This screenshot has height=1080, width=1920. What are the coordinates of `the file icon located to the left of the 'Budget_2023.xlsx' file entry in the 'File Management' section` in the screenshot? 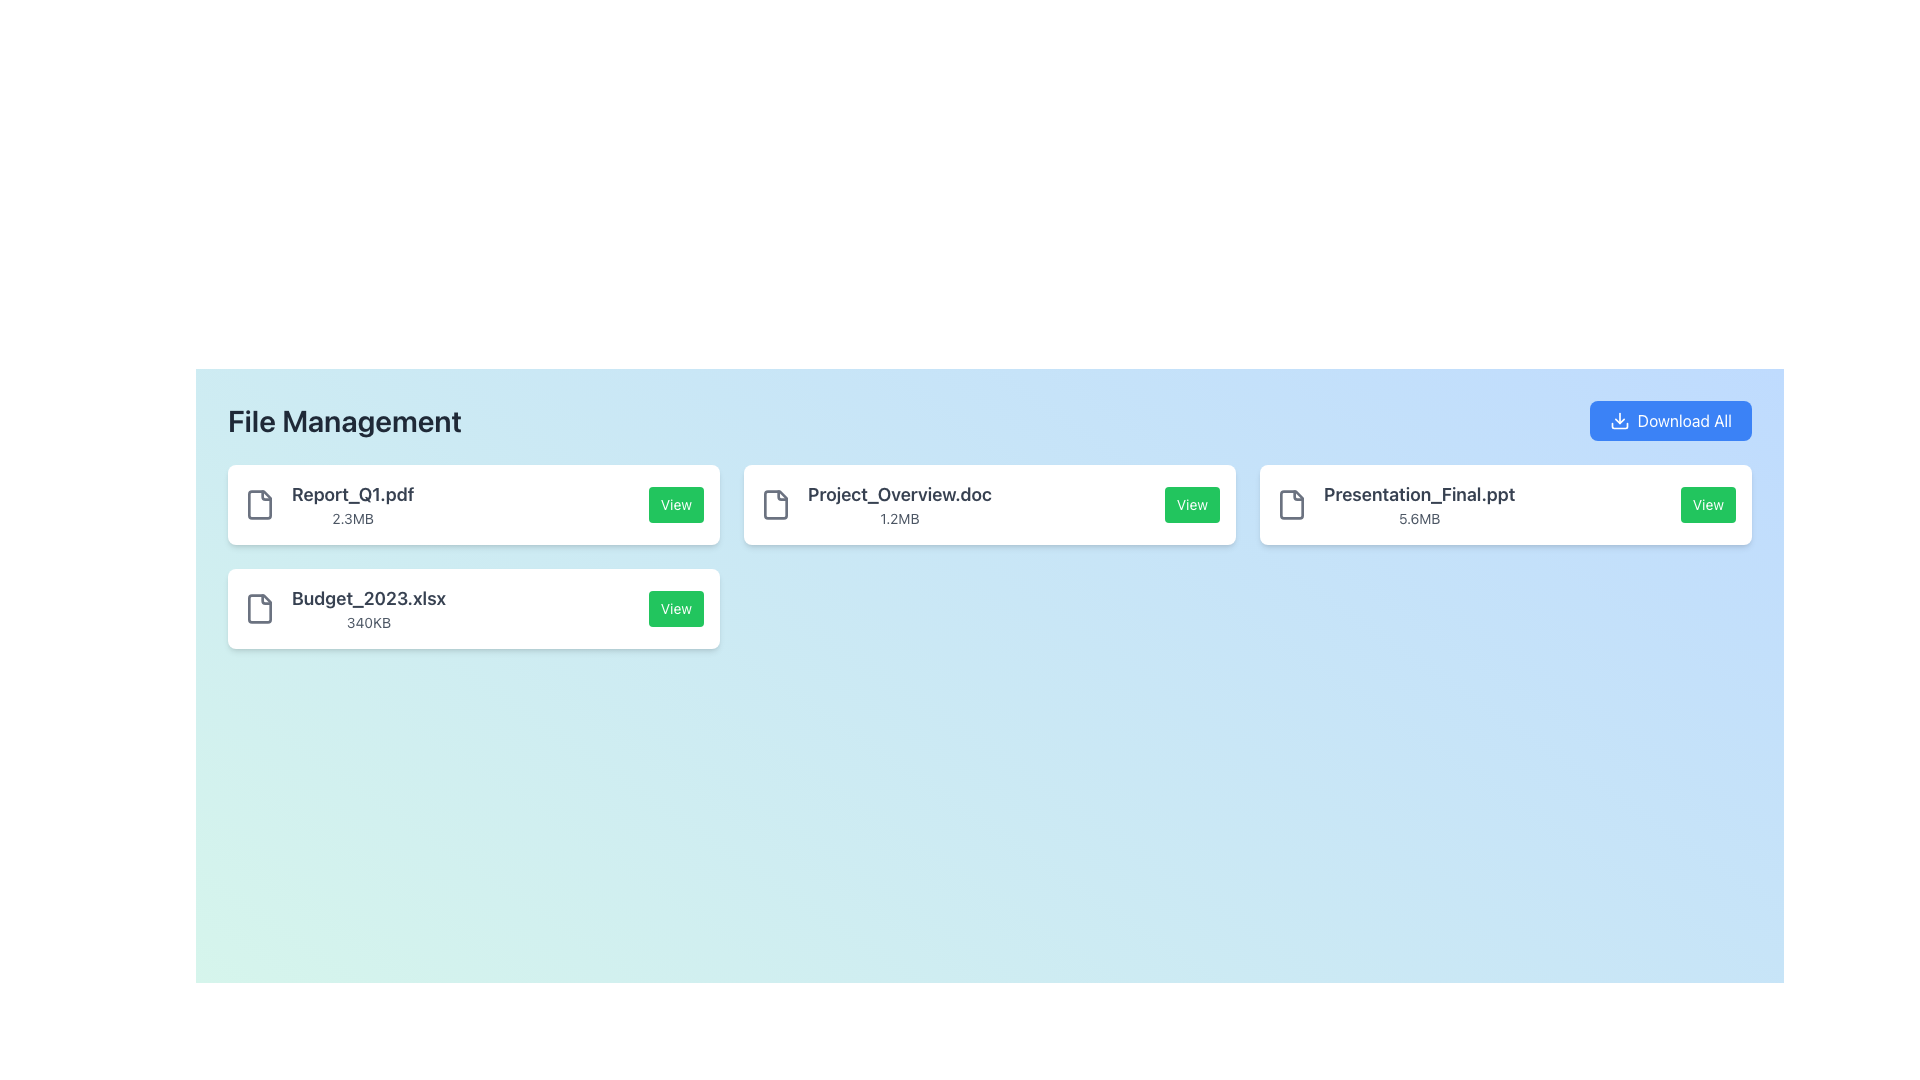 It's located at (258, 608).